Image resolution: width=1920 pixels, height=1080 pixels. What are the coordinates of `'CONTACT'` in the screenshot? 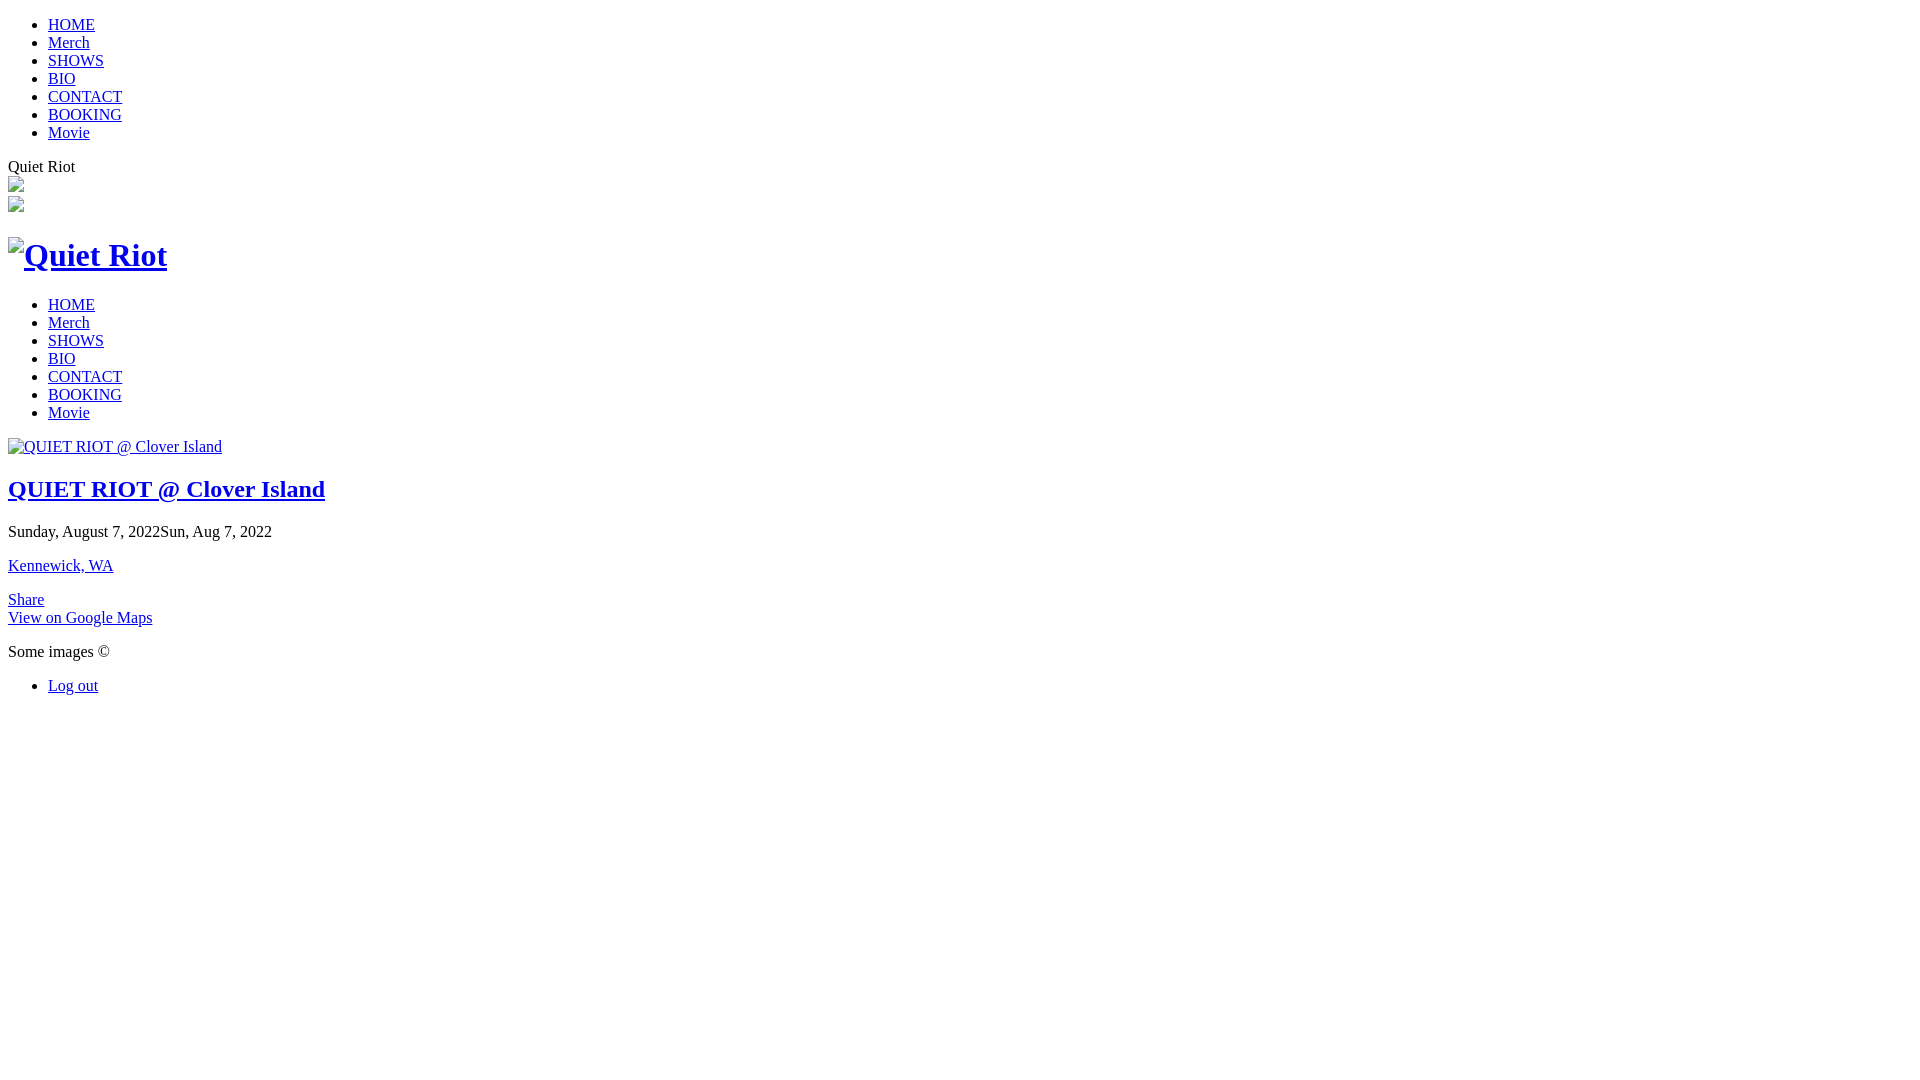 It's located at (84, 376).